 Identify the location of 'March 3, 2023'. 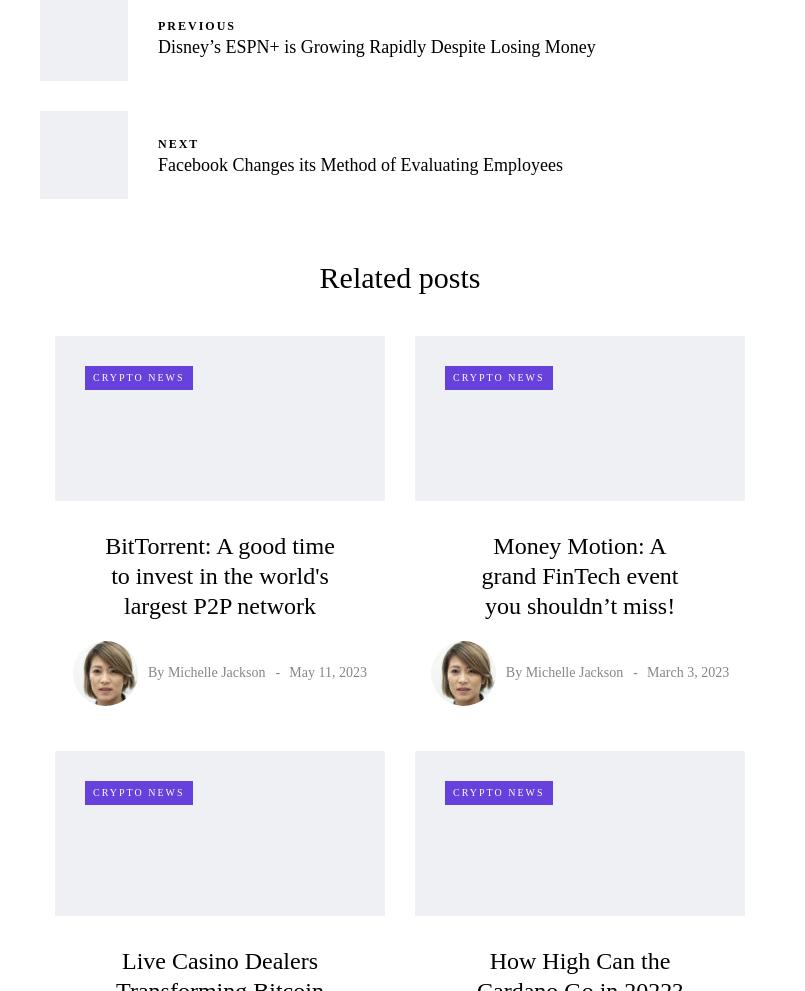
(645, 671).